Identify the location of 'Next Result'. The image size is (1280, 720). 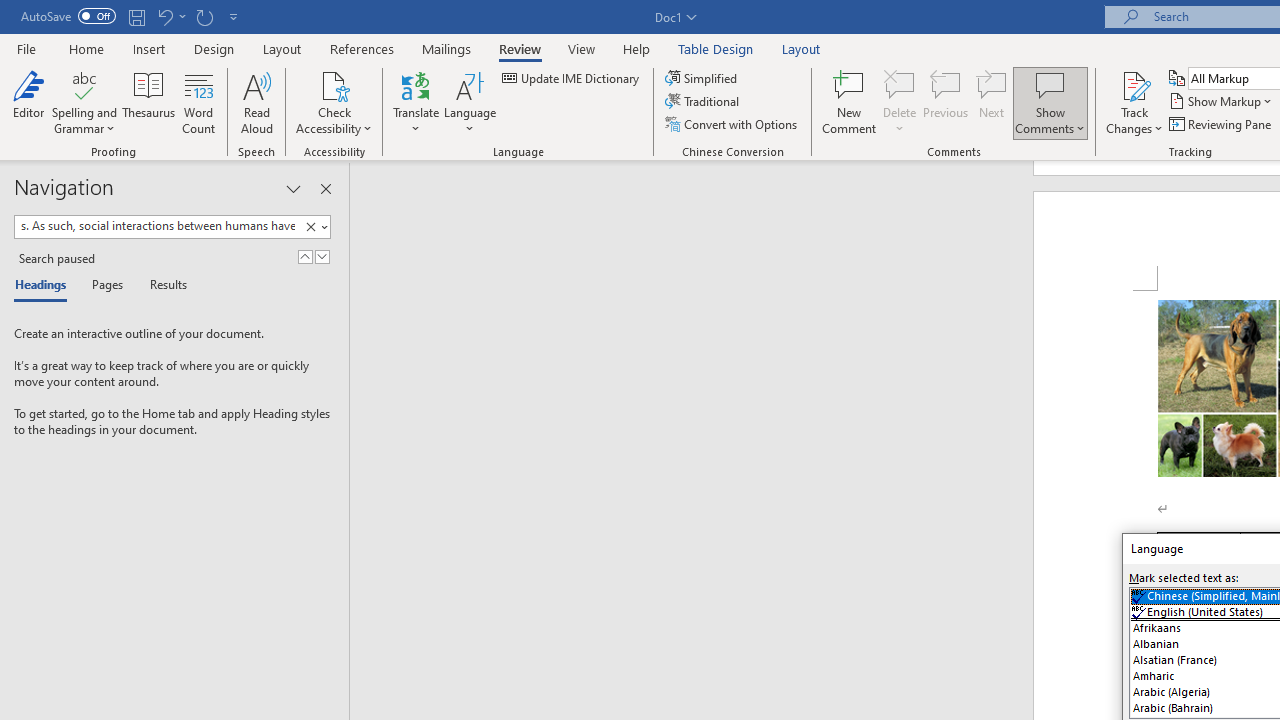
(322, 256).